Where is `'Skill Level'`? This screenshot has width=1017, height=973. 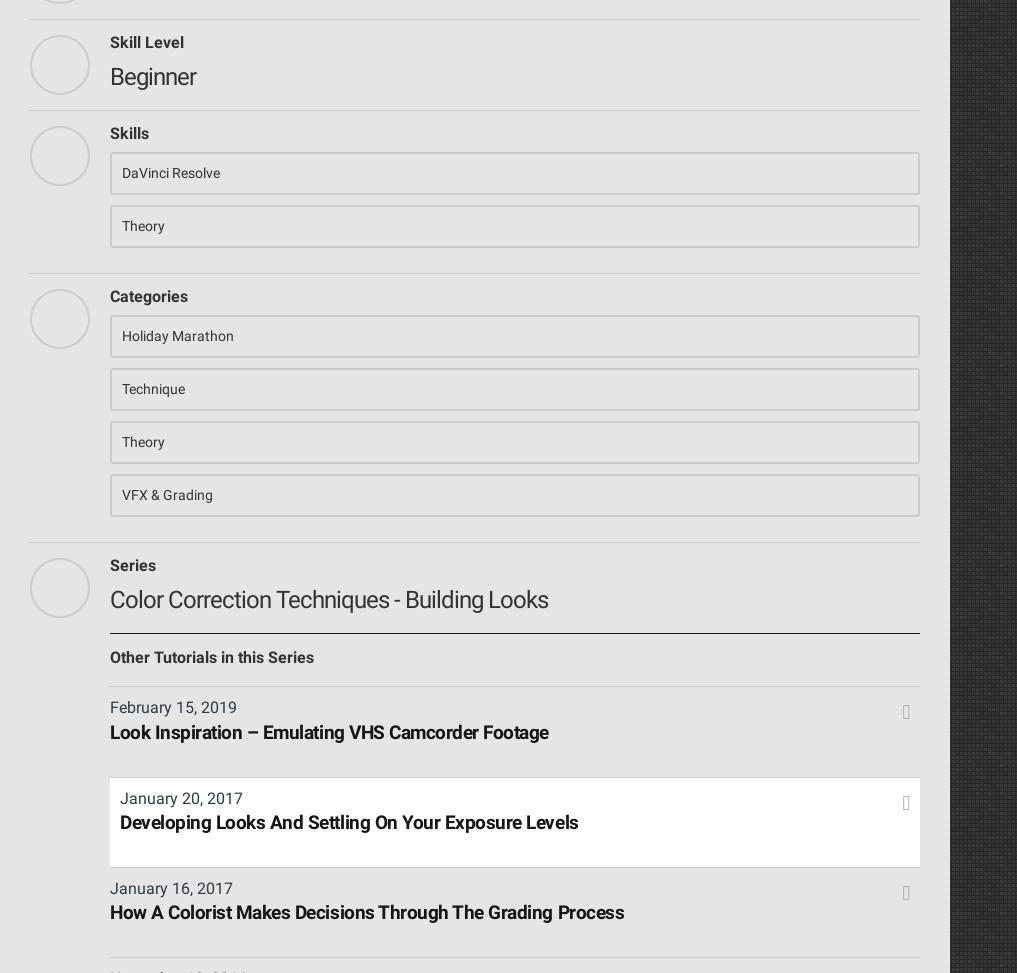 'Skill Level' is located at coordinates (145, 41).